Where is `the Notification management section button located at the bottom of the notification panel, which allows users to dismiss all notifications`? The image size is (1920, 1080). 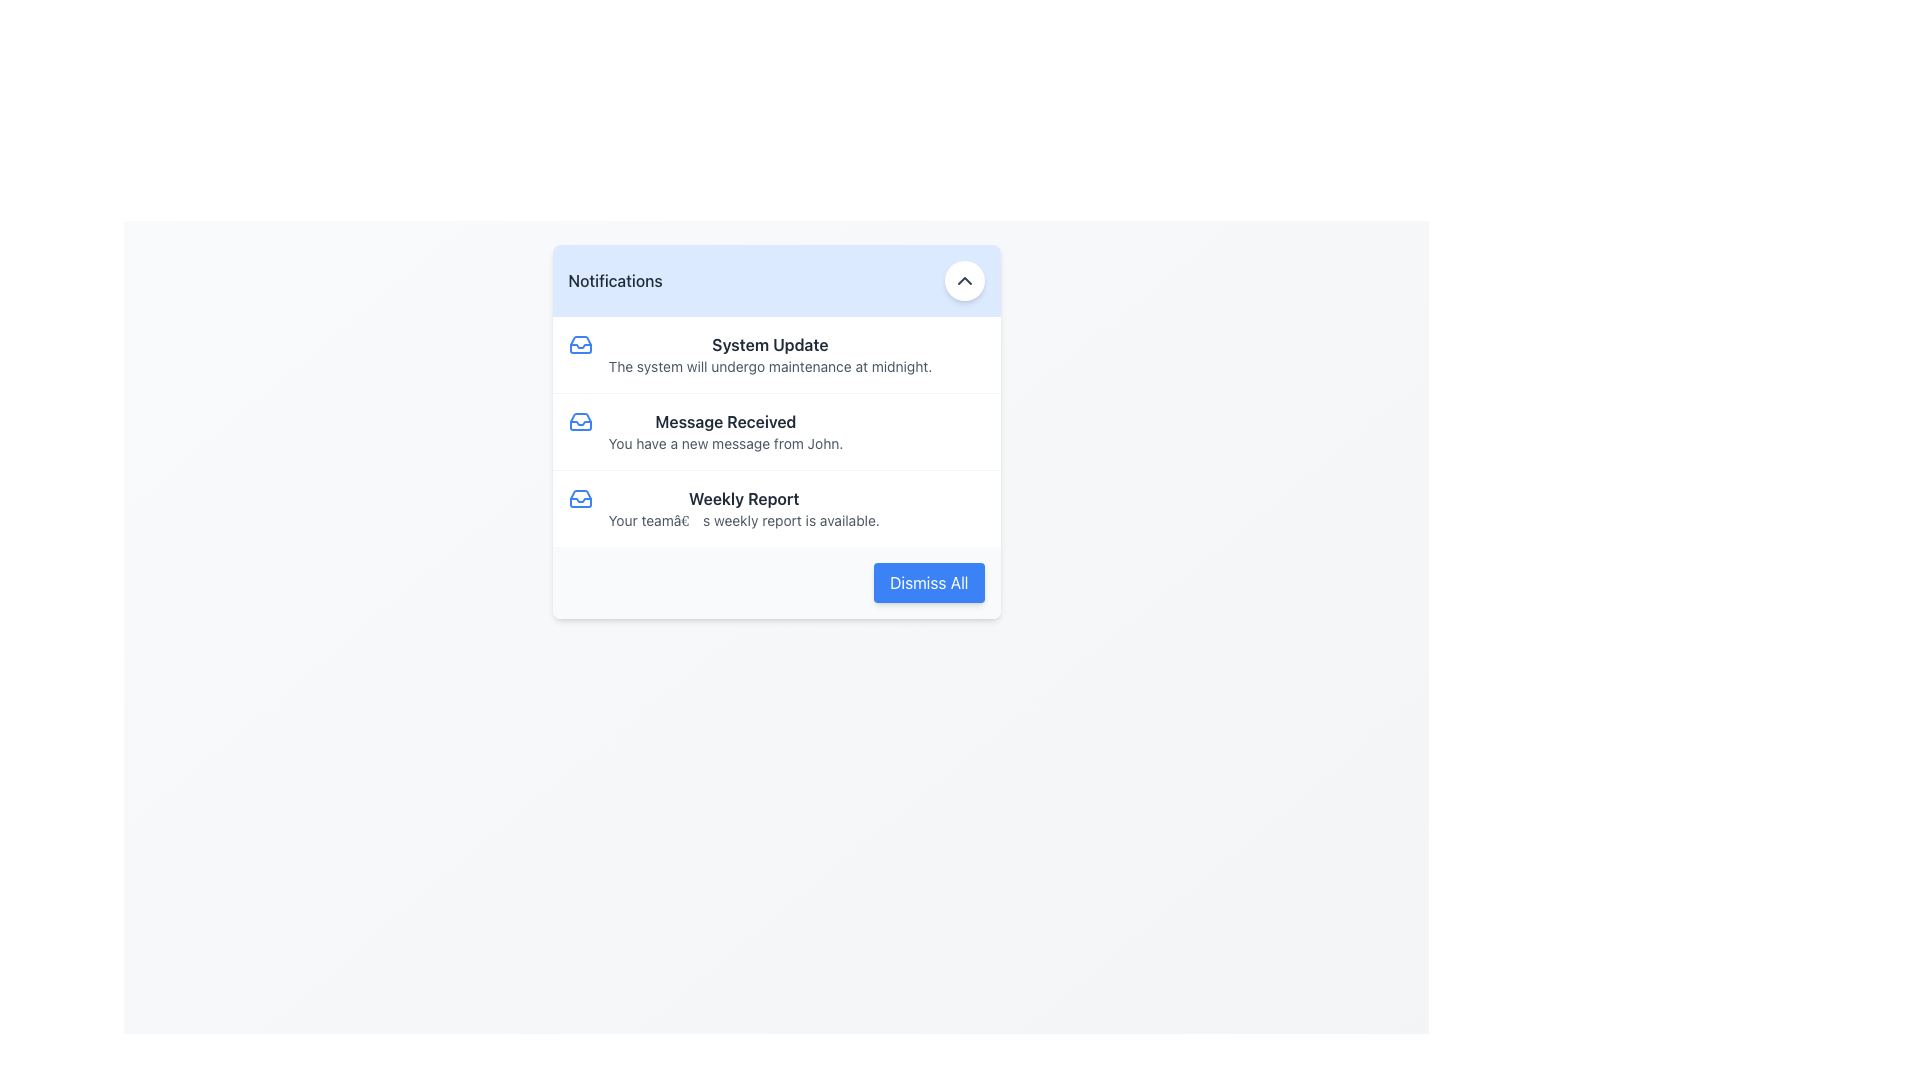
the Notification management section button located at the bottom of the notification panel, which allows users to dismiss all notifications is located at coordinates (775, 582).